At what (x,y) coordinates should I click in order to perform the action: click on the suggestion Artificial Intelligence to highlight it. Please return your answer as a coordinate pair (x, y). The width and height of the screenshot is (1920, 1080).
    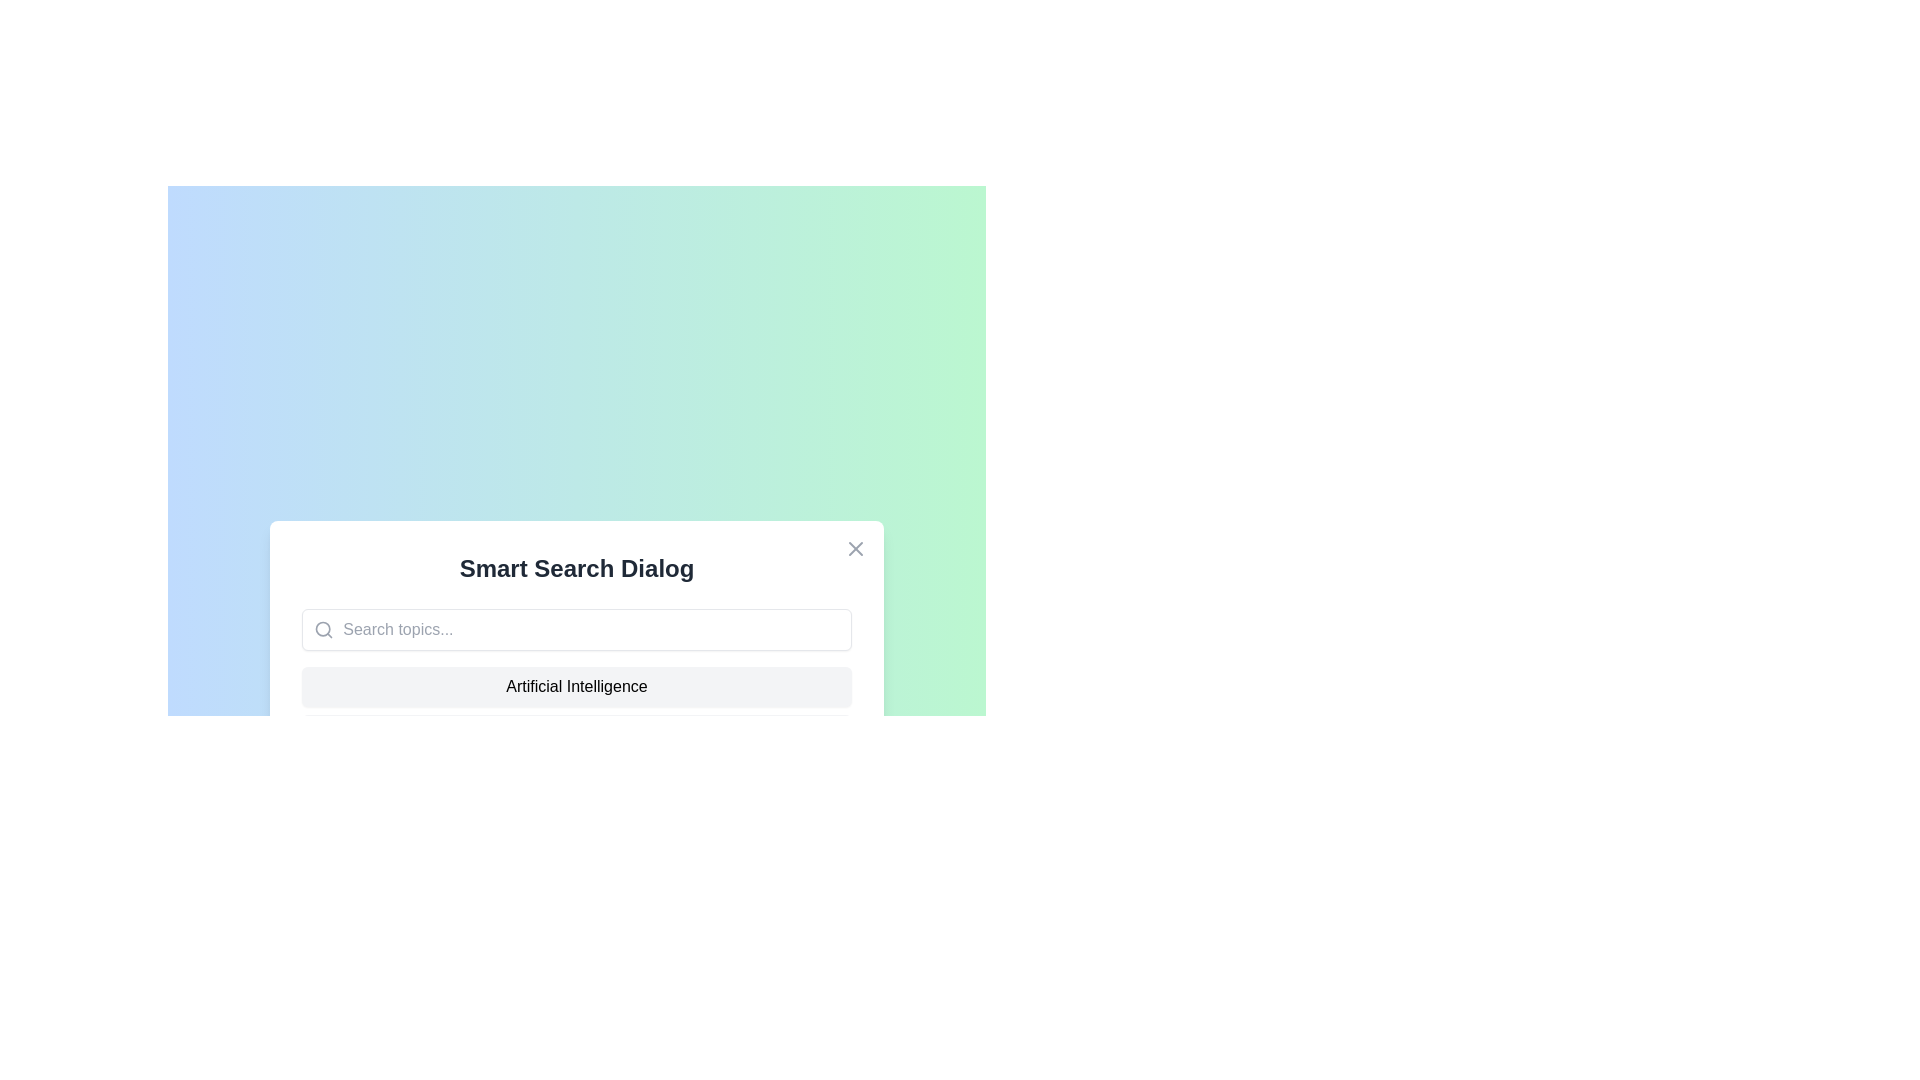
    Looking at the image, I should click on (575, 685).